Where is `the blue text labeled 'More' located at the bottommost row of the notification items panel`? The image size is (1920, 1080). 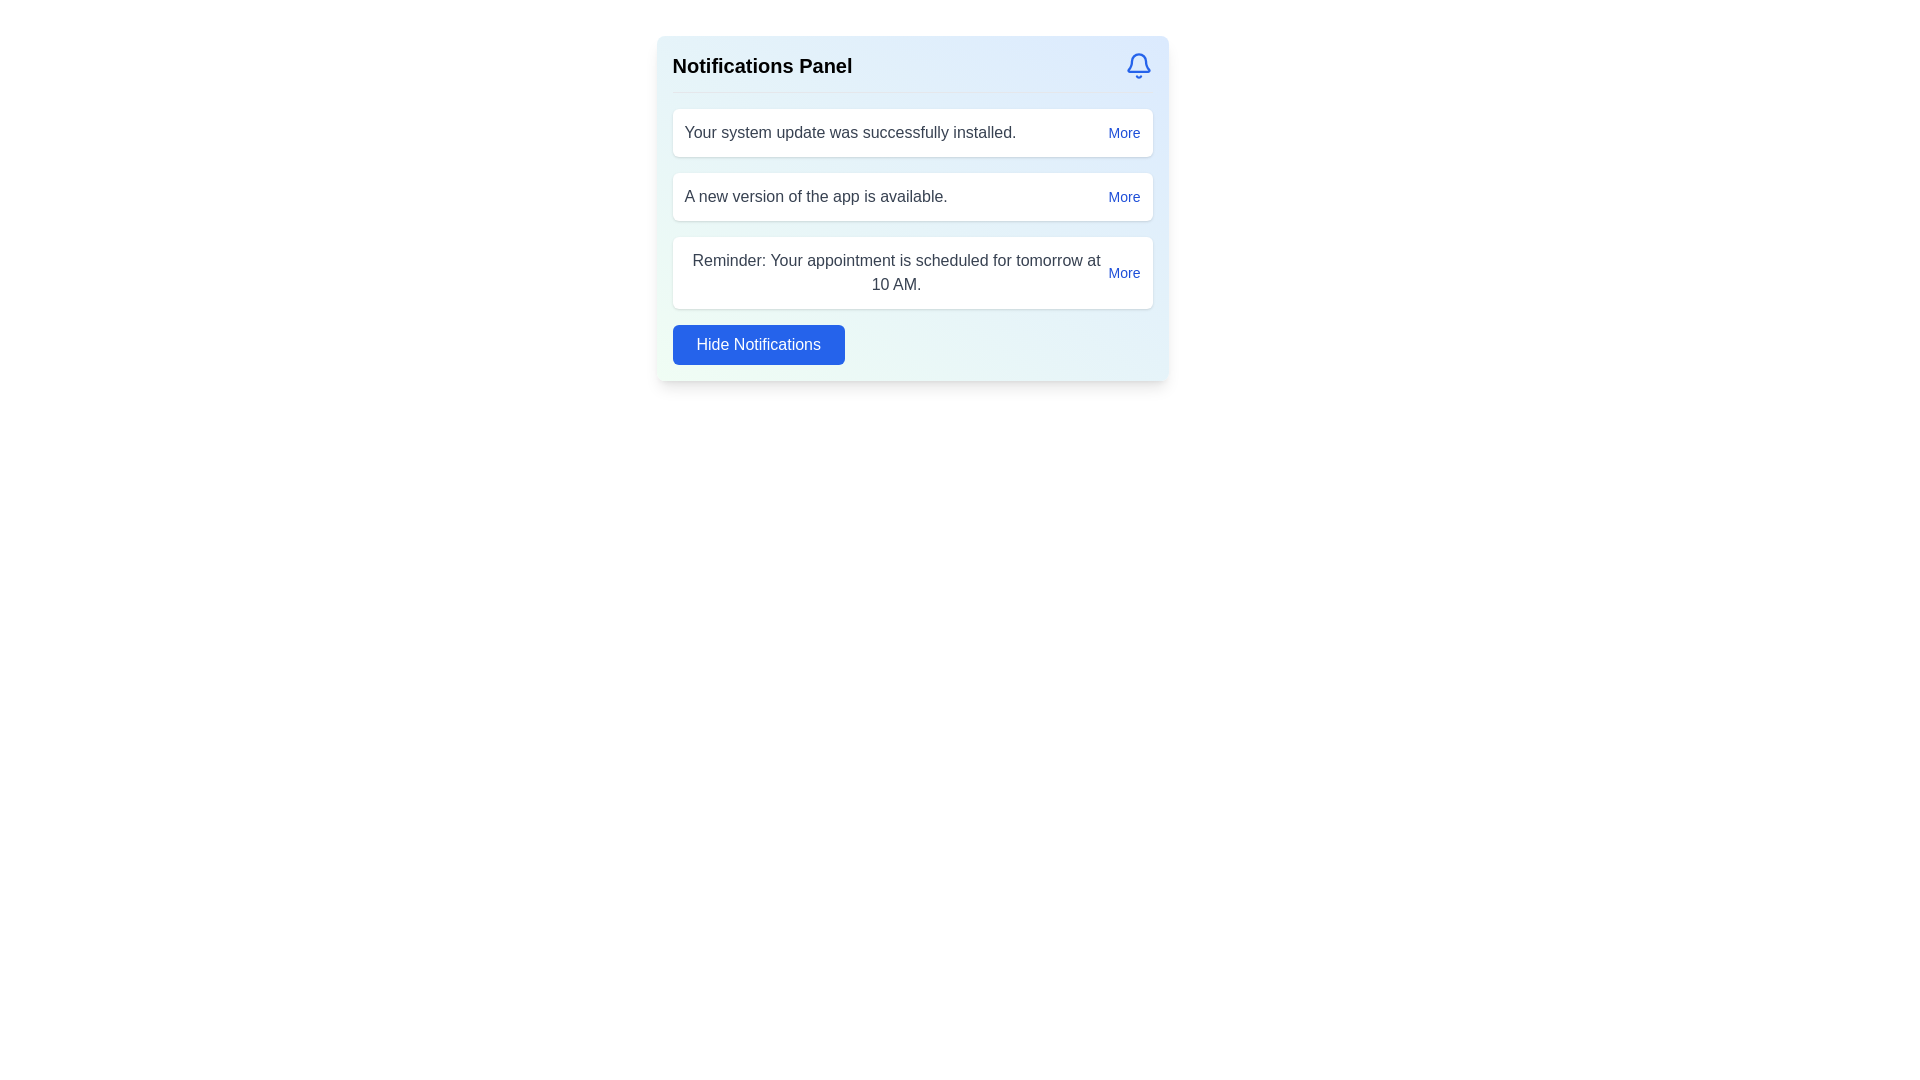 the blue text labeled 'More' located at the bottommost row of the notification items panel is located at coordinates (1124, 273).